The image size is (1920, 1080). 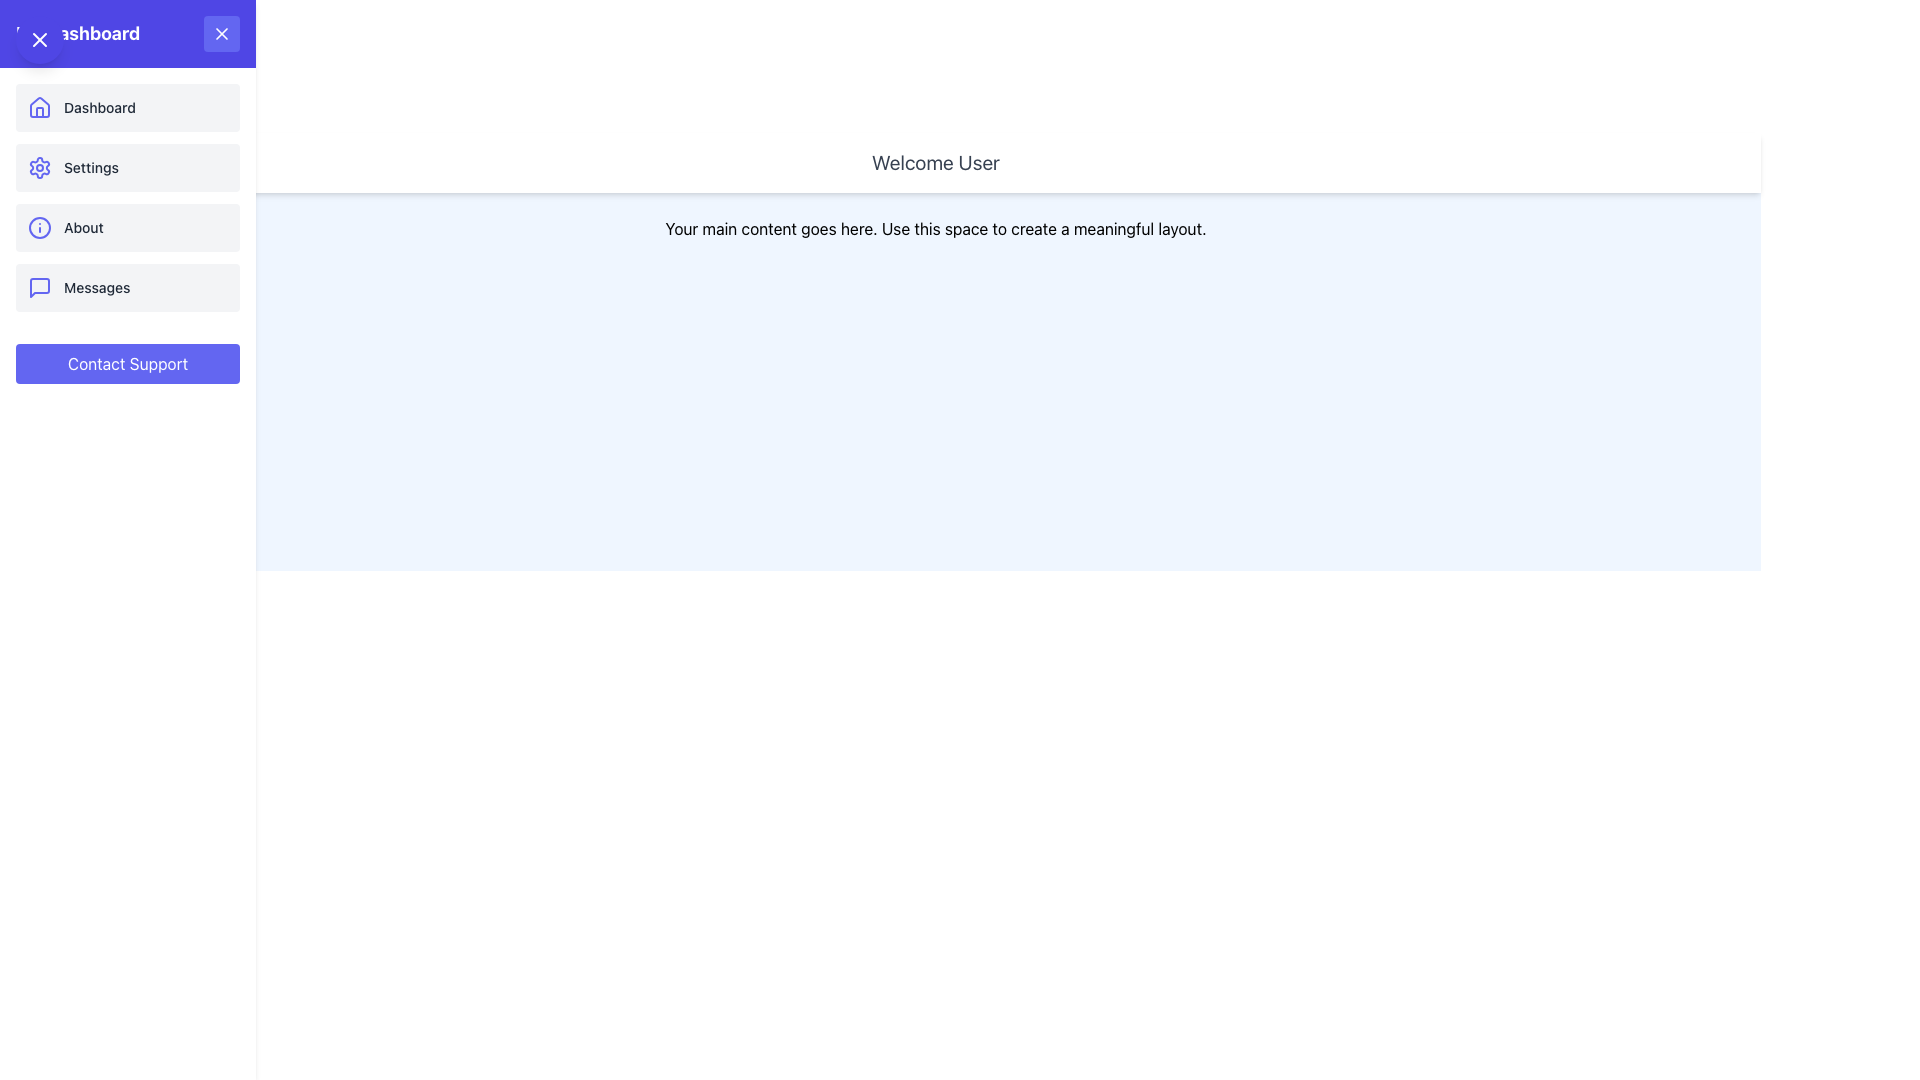 I want to click on the decorative door component of the house icon located in the sidebar, which is the first icon in the list, so click(x=39, y=112).